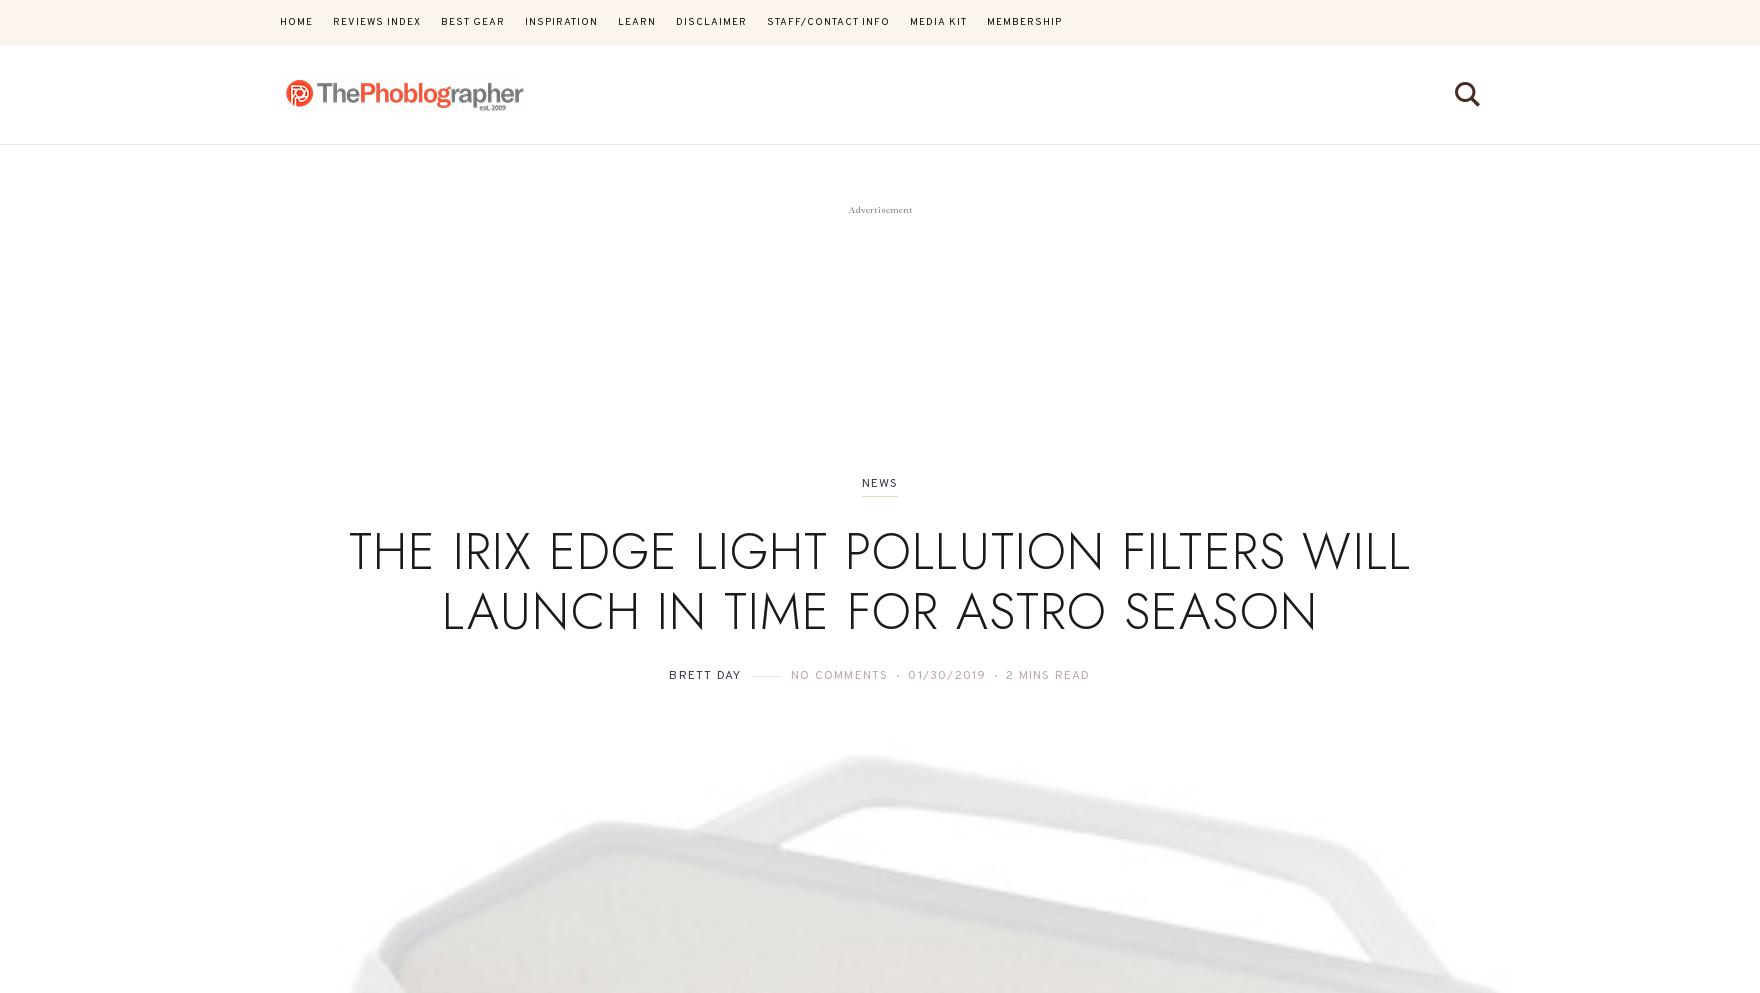 The height and width of the screenshot is (993, 1760). Describe the element at coordinates (636, 21) in the screenshot. I see `'Learn'` at that location.